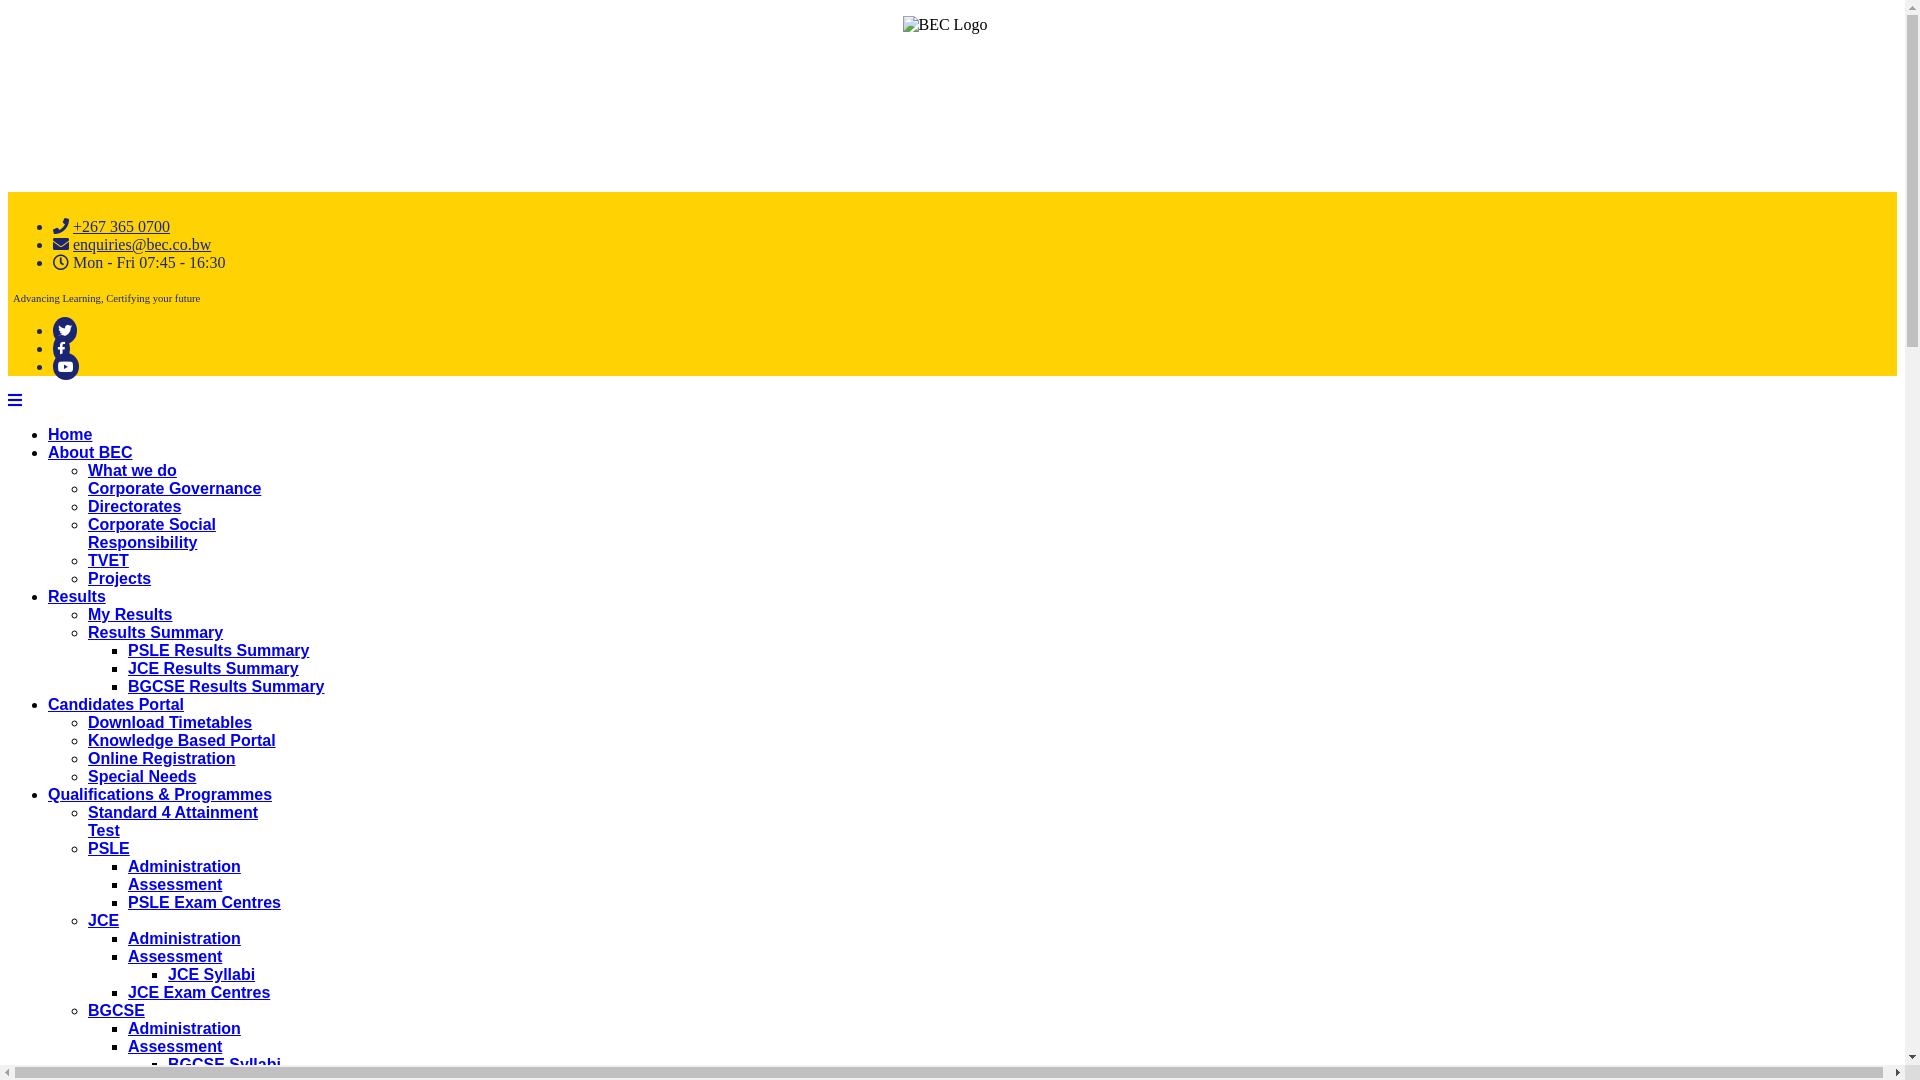  I want to click on 'Candidates Portal', so click(114, 703).